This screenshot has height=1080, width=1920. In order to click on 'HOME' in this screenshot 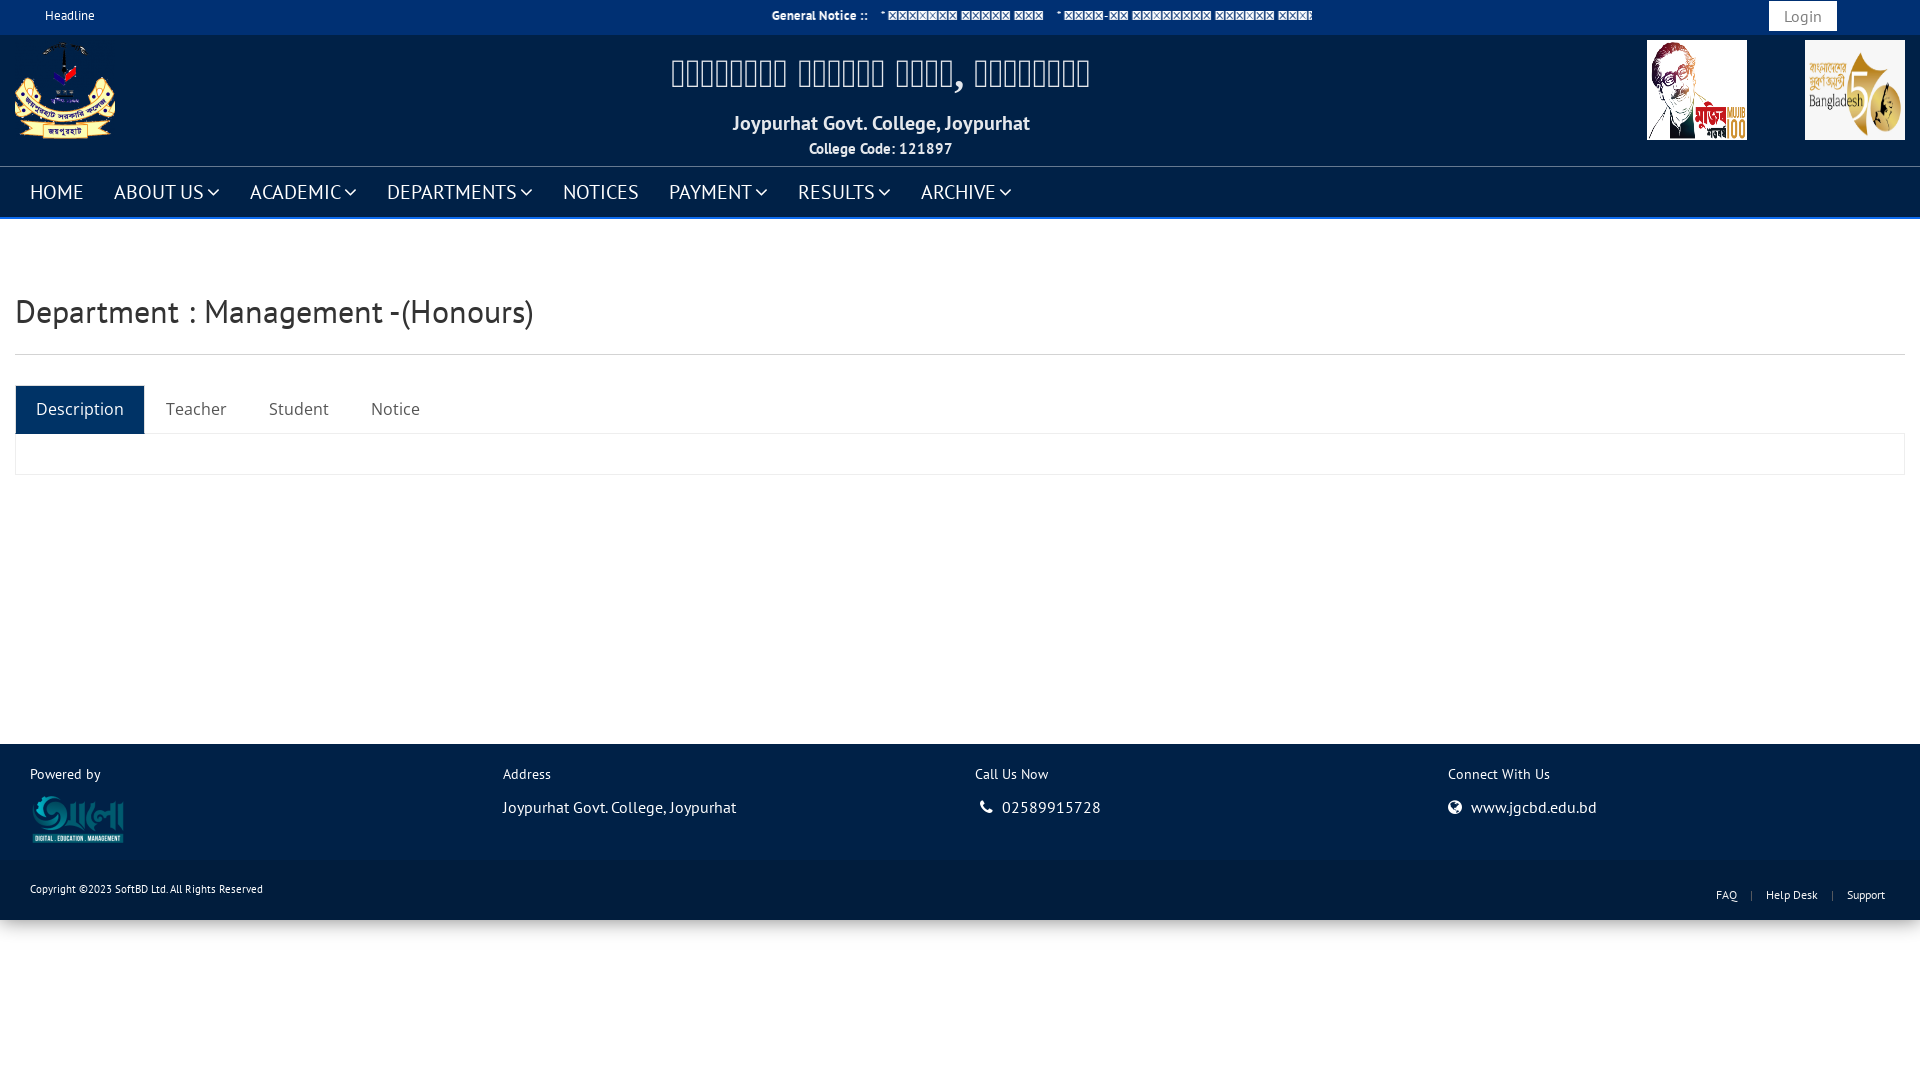, I will do `click(14, 191)`.